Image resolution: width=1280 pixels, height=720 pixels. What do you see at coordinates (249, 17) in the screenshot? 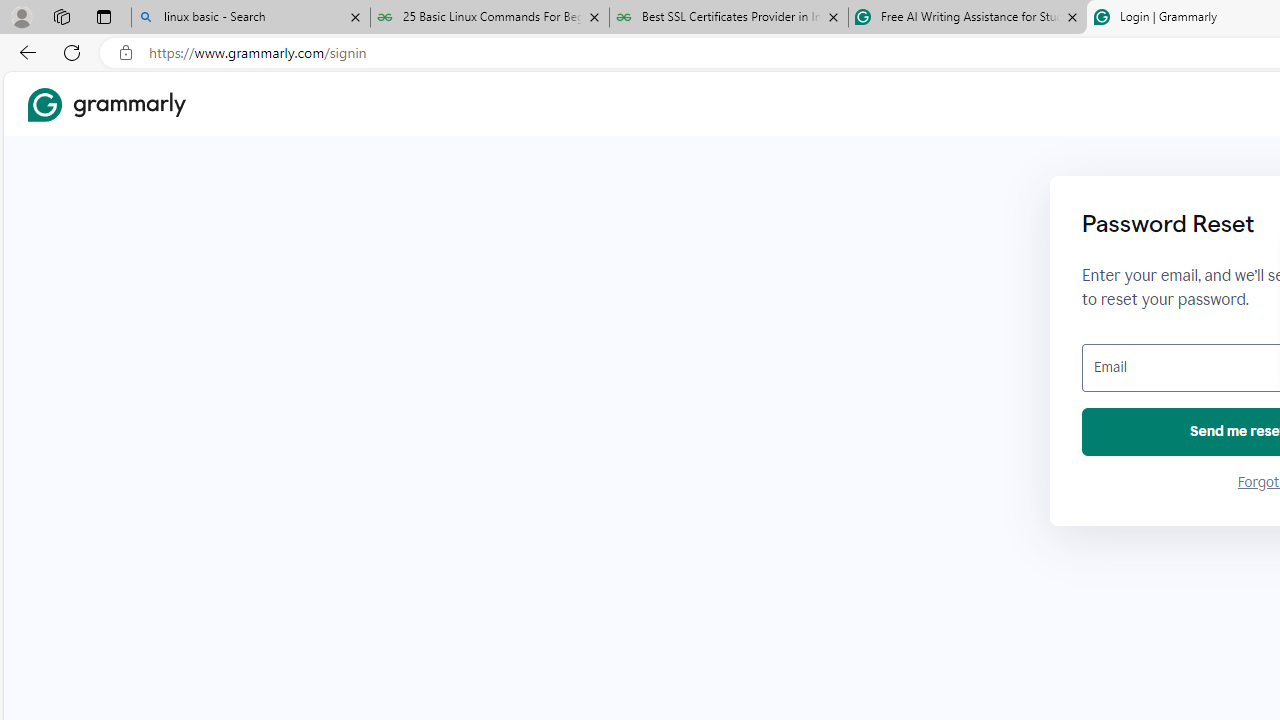
I see `'linux basic - Search'` at bounding box center [249, 17].